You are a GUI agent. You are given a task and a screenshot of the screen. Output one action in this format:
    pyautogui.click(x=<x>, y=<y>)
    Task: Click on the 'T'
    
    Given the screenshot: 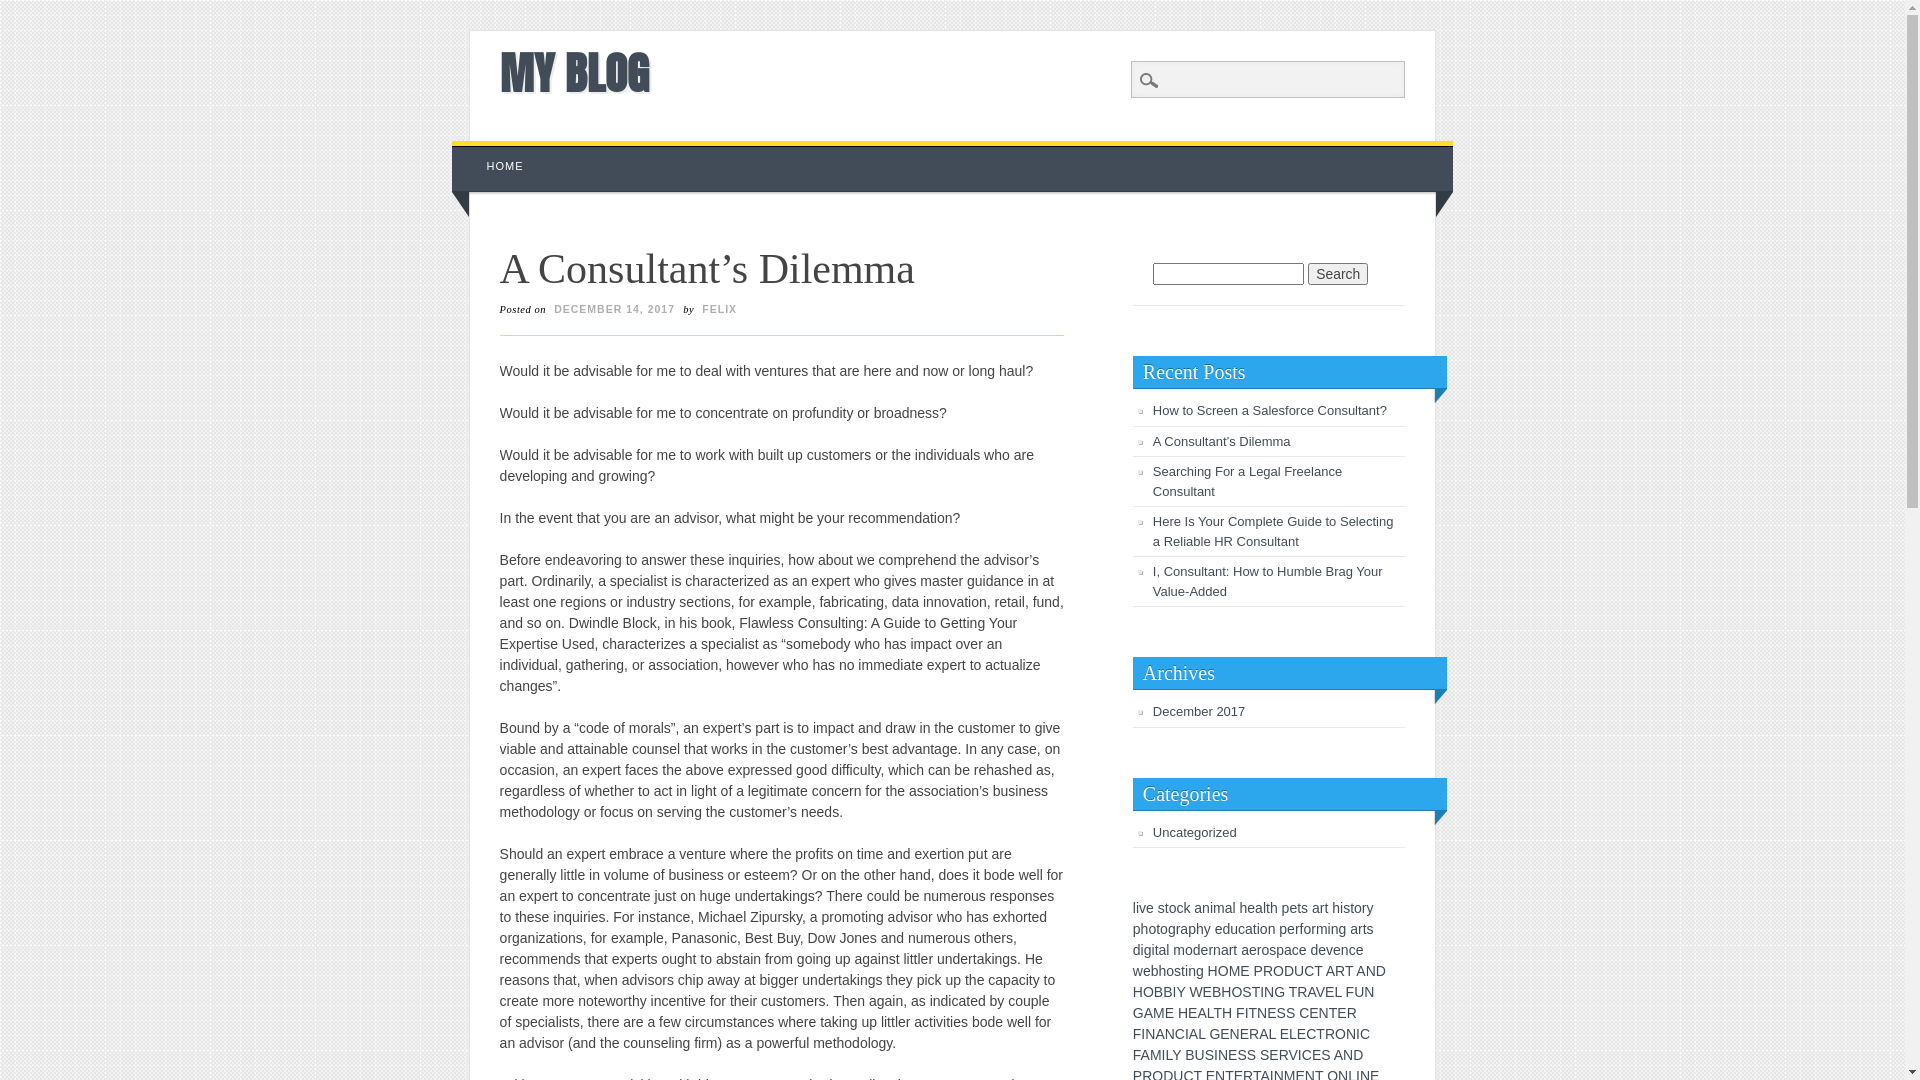 What is the action you would take?
    pyautogui.click(x=1333, y=1013)
    